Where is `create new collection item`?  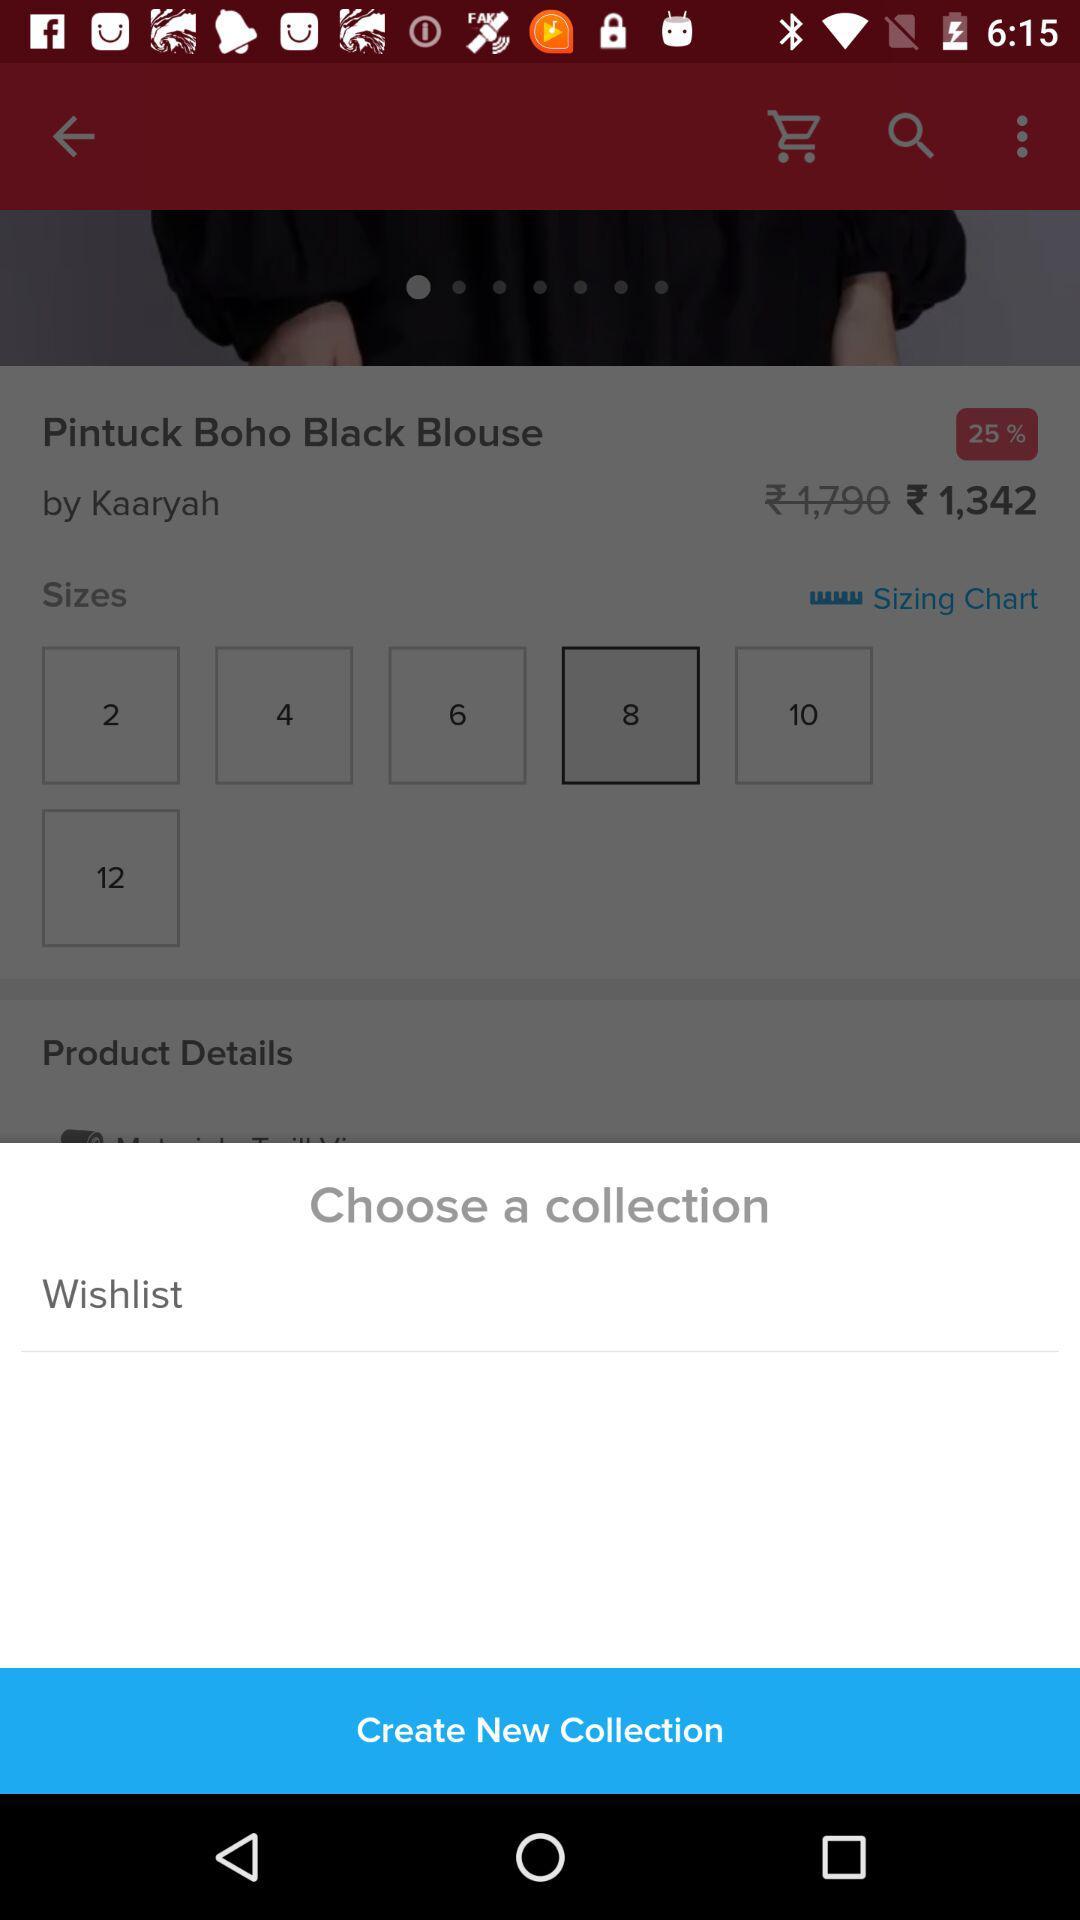
create new collection item is located at coordinates (540, 1730).